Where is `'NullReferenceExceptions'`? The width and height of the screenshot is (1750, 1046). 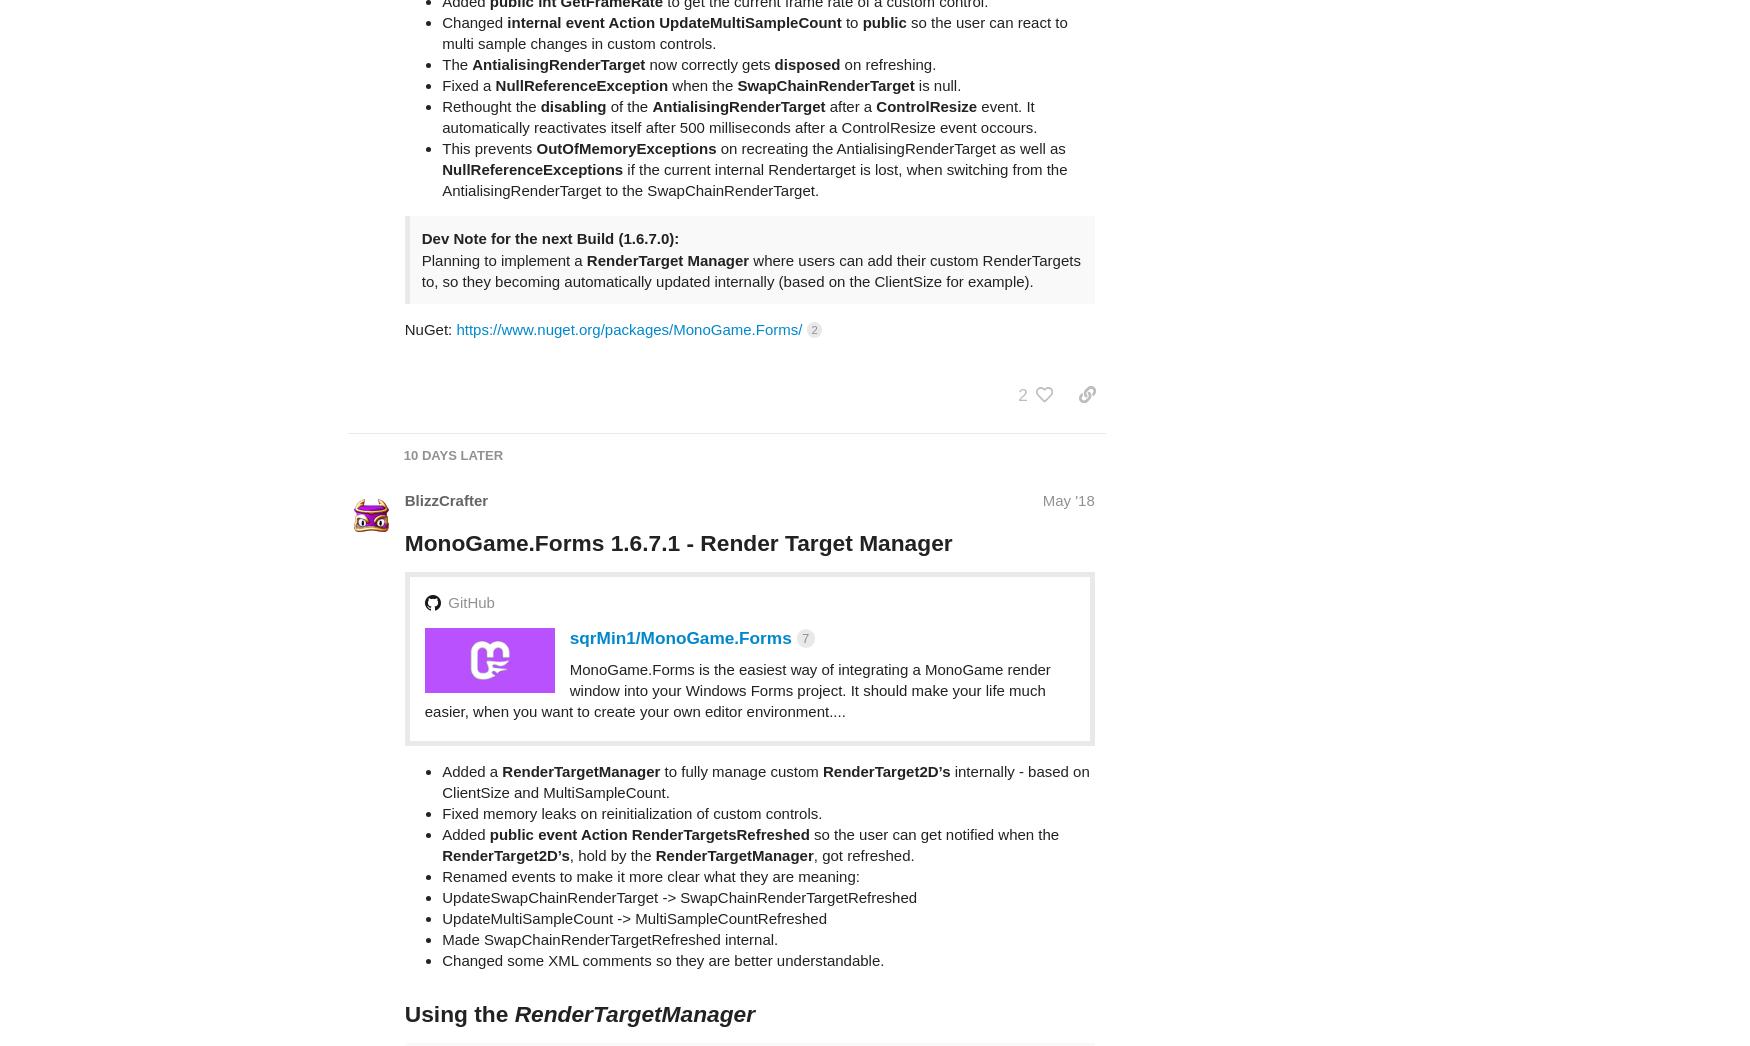
'NullReferenceExceptions' is located at coordinates (531, 91).